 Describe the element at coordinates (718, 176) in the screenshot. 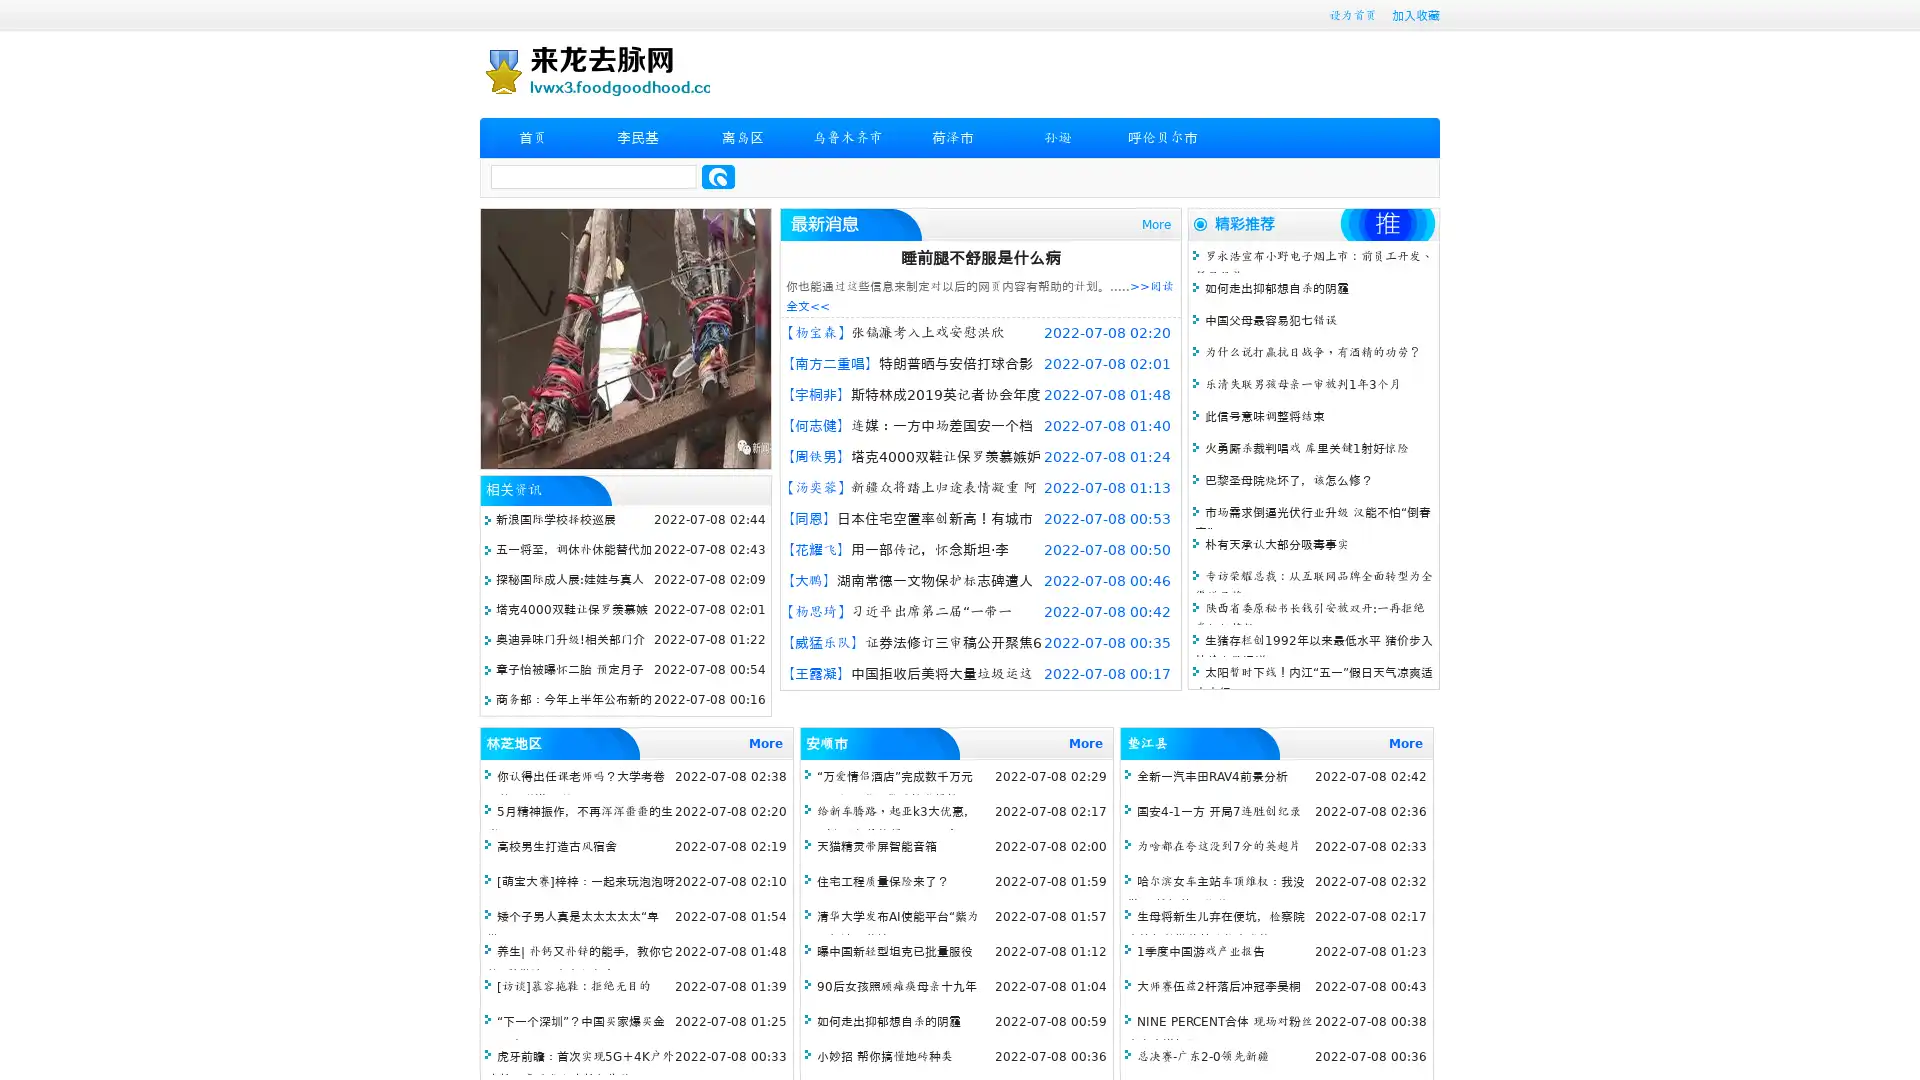

I see `Search` at that location.